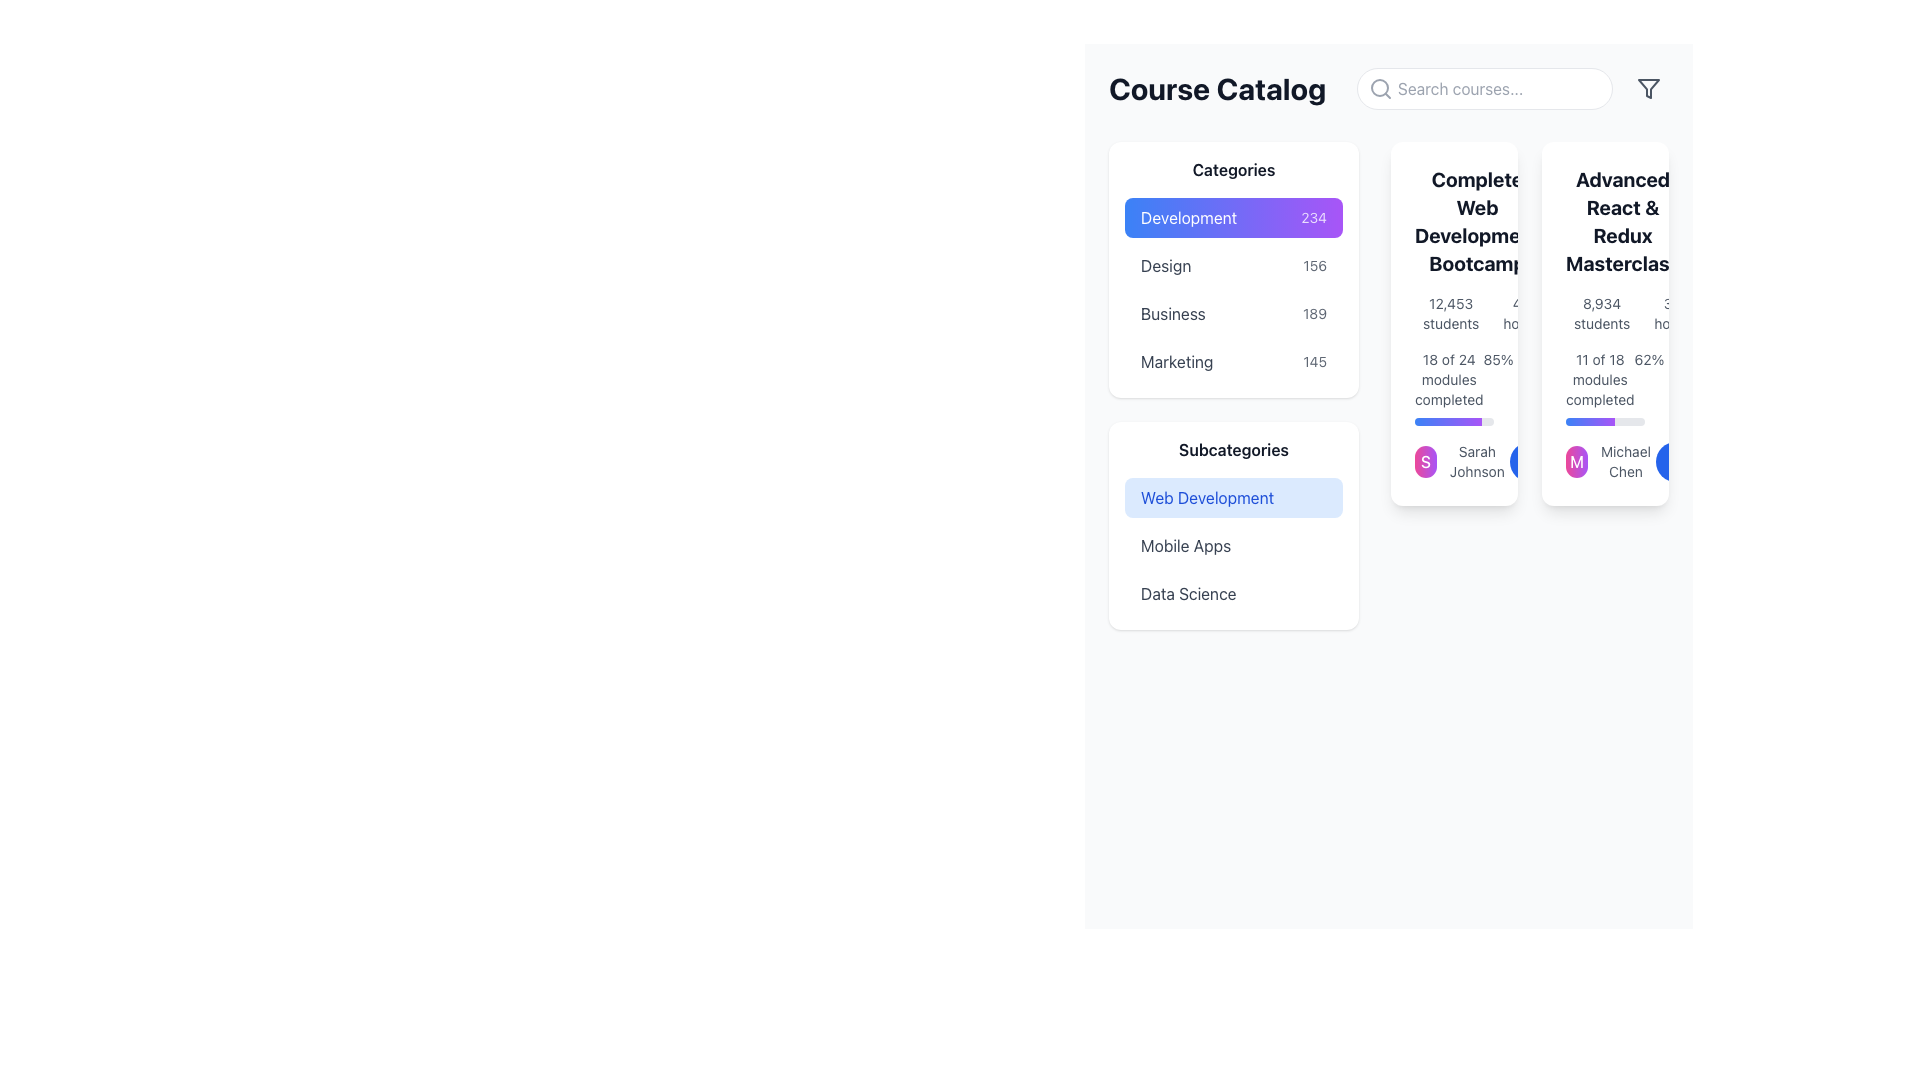 The width and height of the screenshot is (1920, 1080). I want to click on the progress bar that represents the completion progress of the 'Complete Web Development Bootcamp' course located in the 'Course Catalog' section, below the text '18 of 24 modules completed' and '85%', so click(1454, 420).